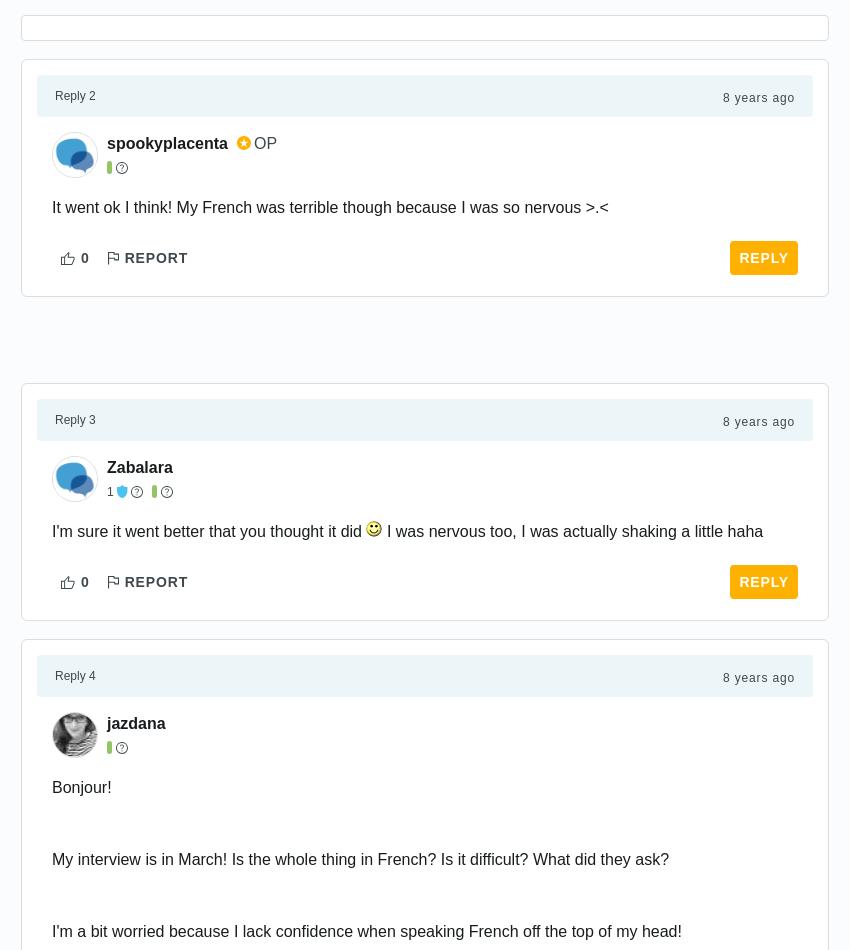  I want to click on 'shaking', so click(648, 531).